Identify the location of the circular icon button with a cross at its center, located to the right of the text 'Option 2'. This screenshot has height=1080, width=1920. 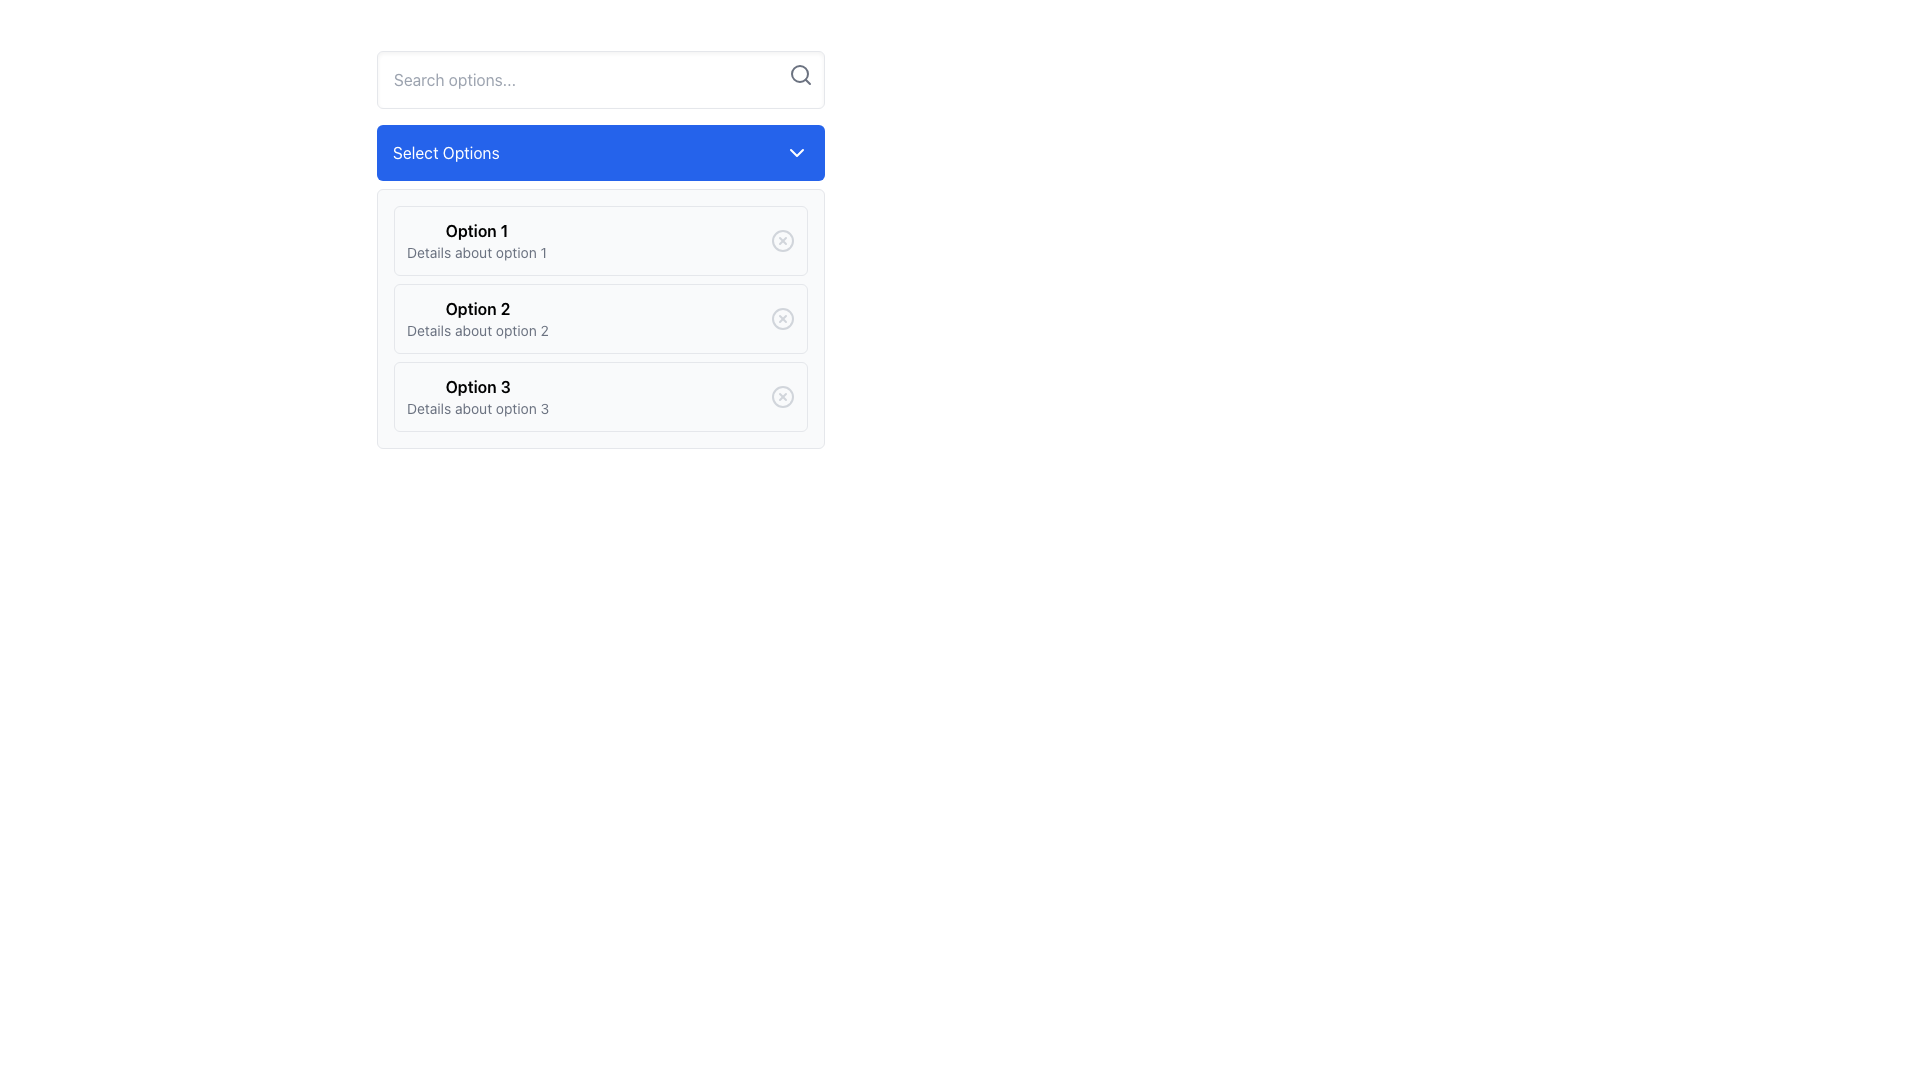
(781, 318).